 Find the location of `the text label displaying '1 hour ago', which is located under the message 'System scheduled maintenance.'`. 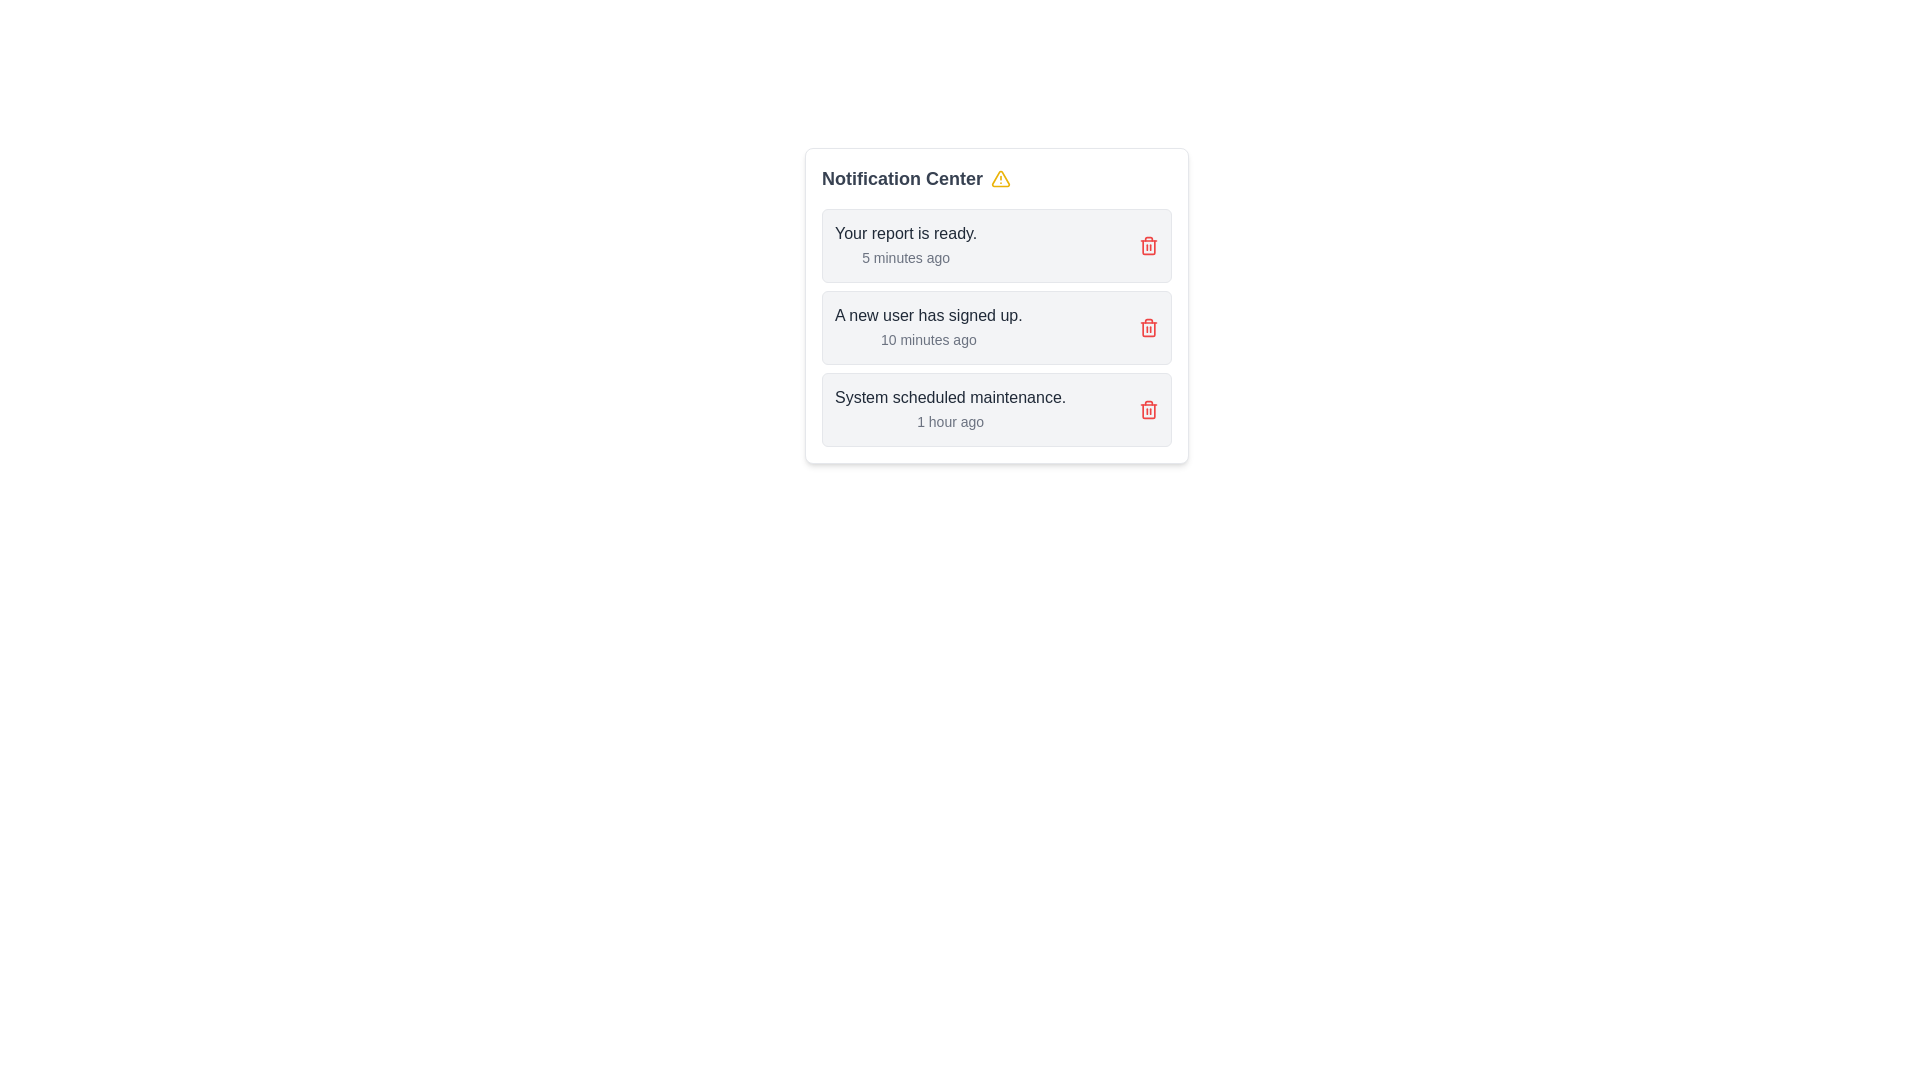

the text label displaying '1 hour ago', which is located under the message 'System scheduled maintenance.' is located at coordinates (949, 420).